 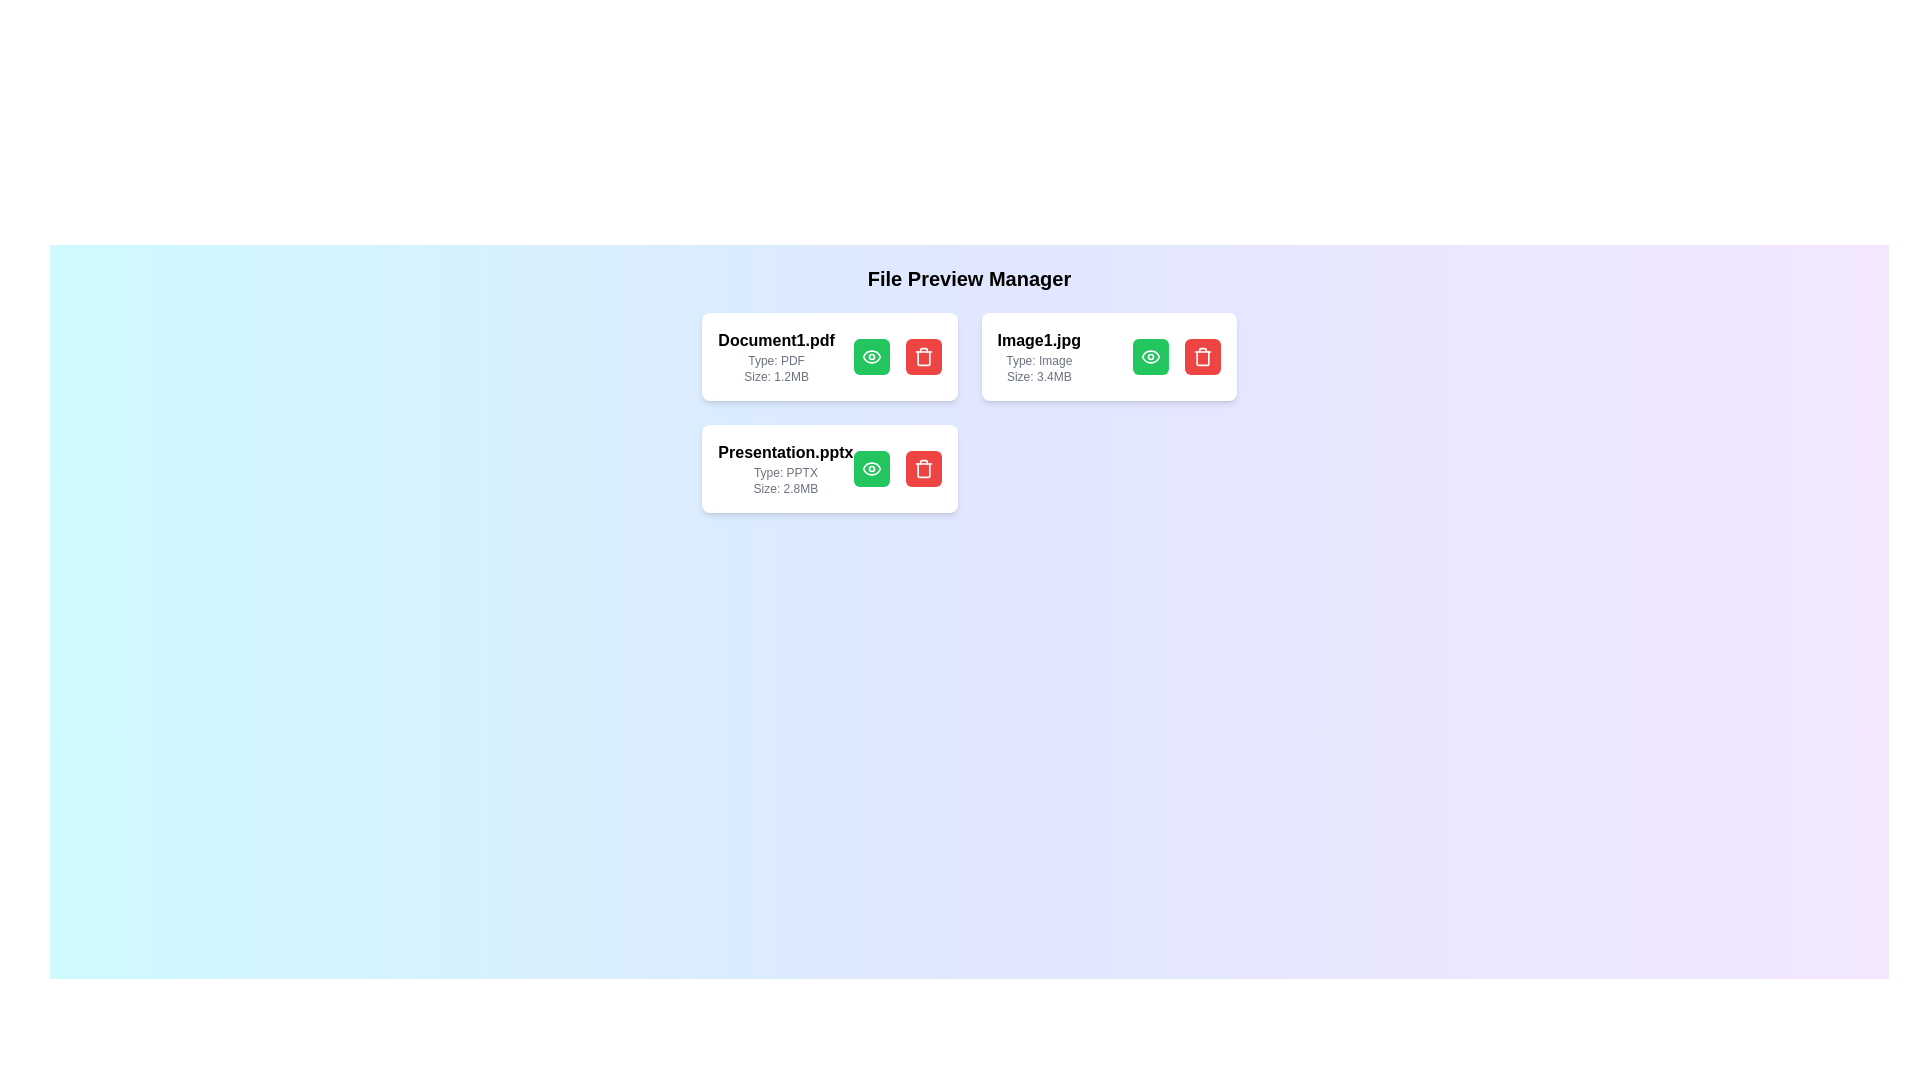 I want to click on the descriptive label for the file 'Presentation.pptx' that displays essential metadata about the file, located at the bottom-left of the card-like UI component, so click(x=784, y=469).